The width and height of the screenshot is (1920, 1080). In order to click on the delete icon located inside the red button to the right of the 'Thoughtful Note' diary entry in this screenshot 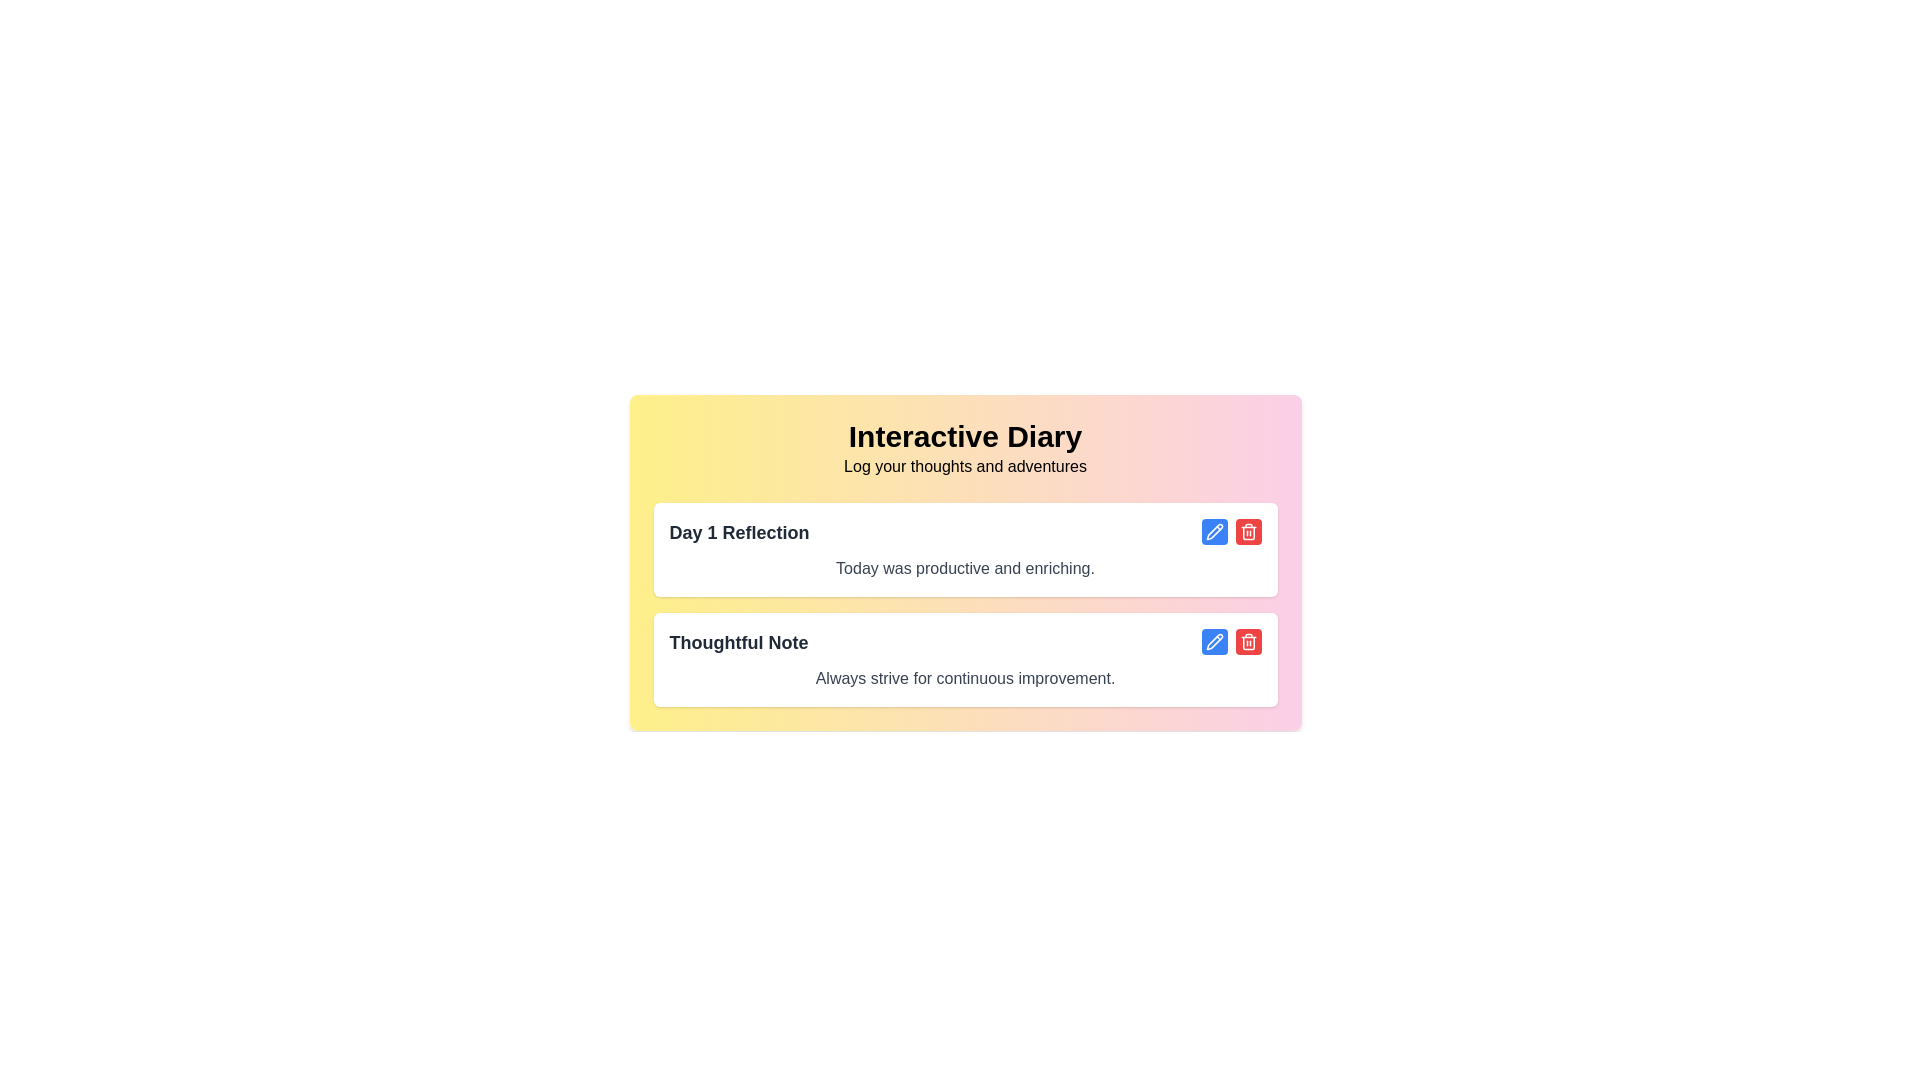, I will do `click(1247, 641)`.